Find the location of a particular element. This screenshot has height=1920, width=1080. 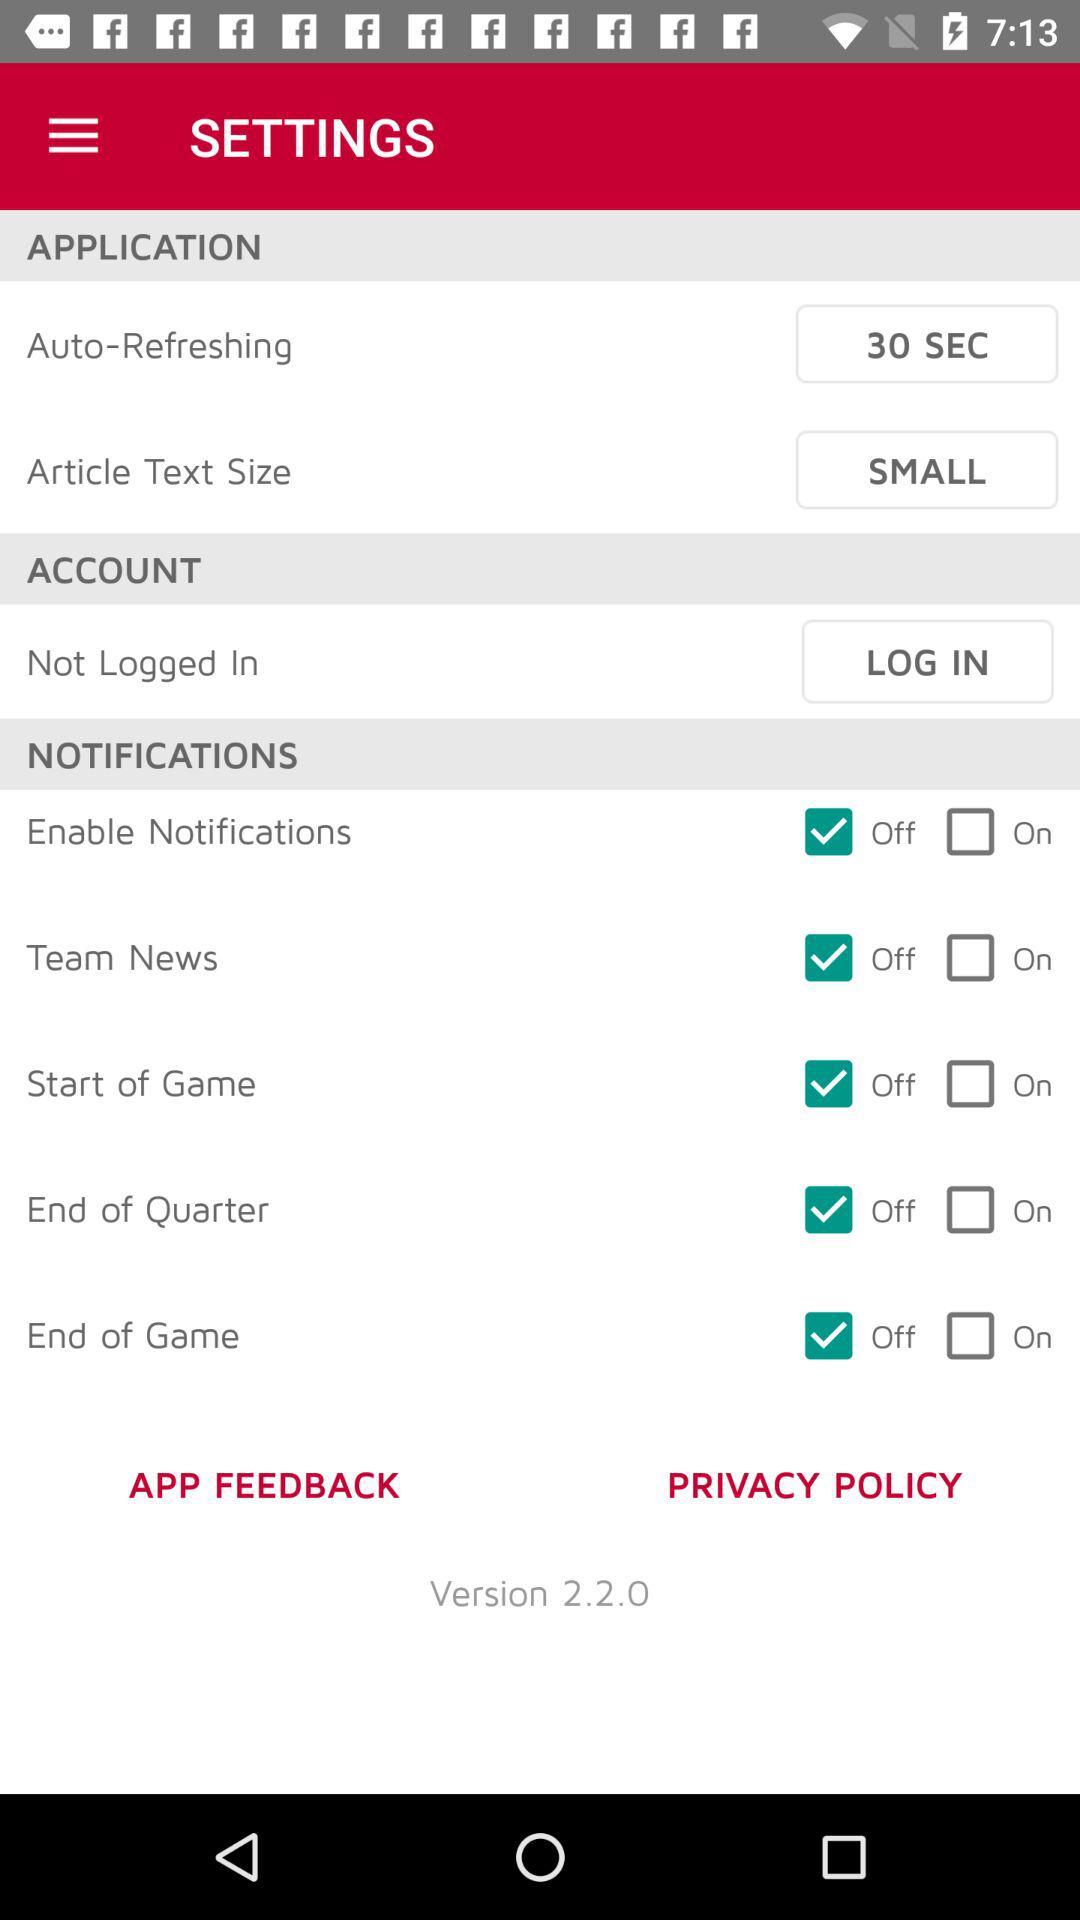

item below app feedback icon is located at coordinates (540, 1590).